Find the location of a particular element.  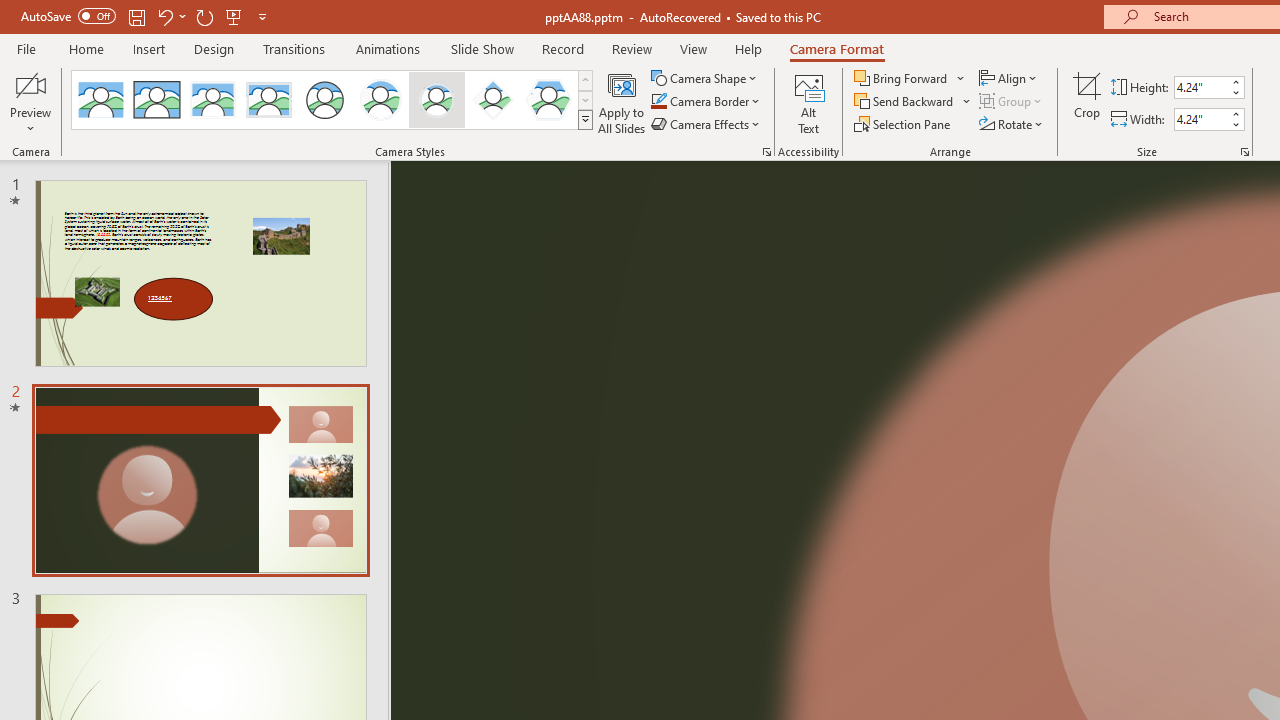

'Undo' is located at coordinates (164, 16).